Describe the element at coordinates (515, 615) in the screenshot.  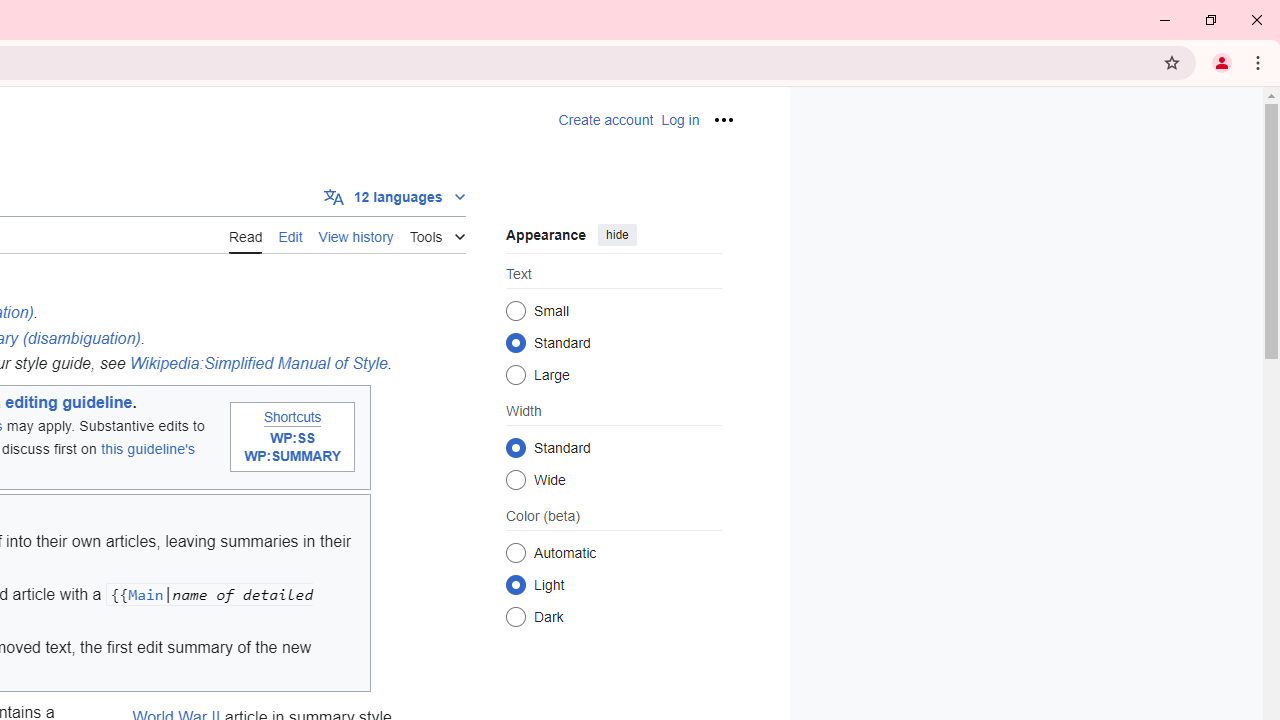
I see `'Dark'` at that location.